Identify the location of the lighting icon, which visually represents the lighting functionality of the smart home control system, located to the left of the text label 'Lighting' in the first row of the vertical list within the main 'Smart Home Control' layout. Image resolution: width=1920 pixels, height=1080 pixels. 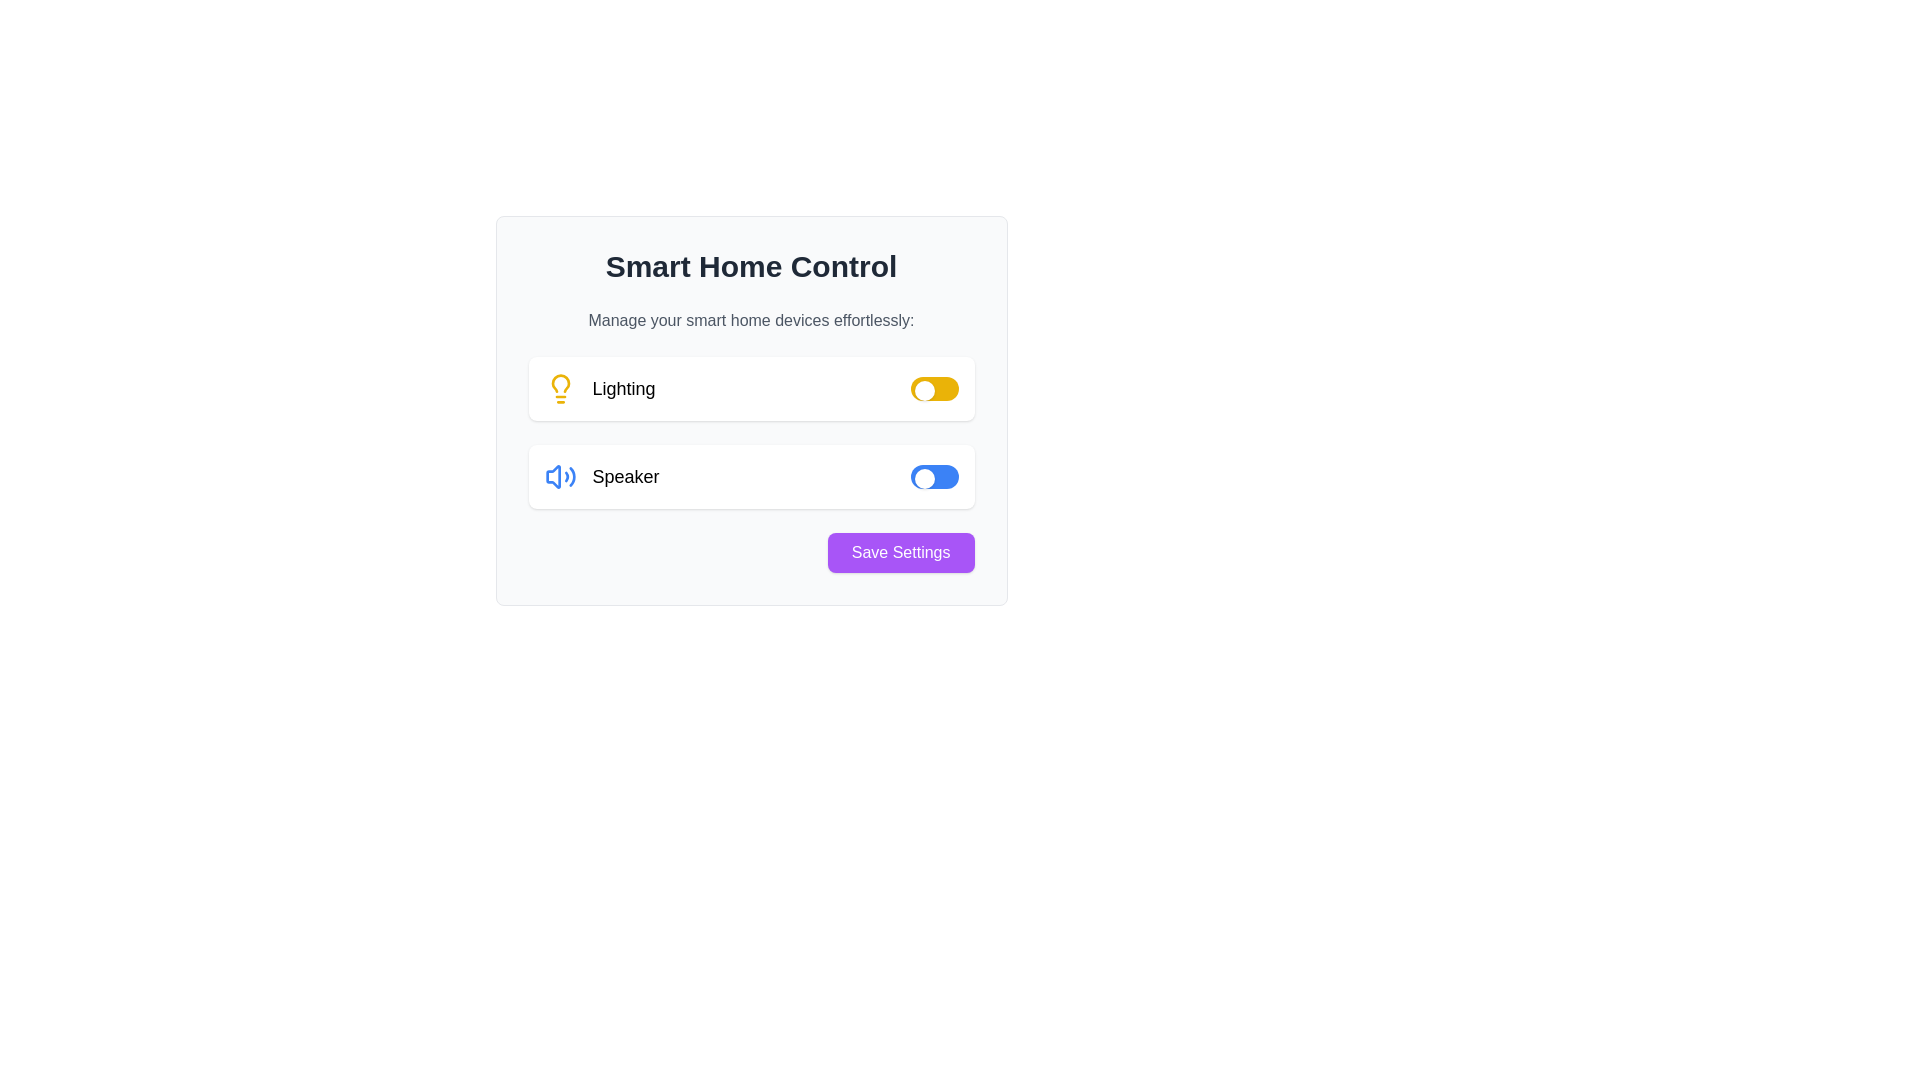
(560, 389).